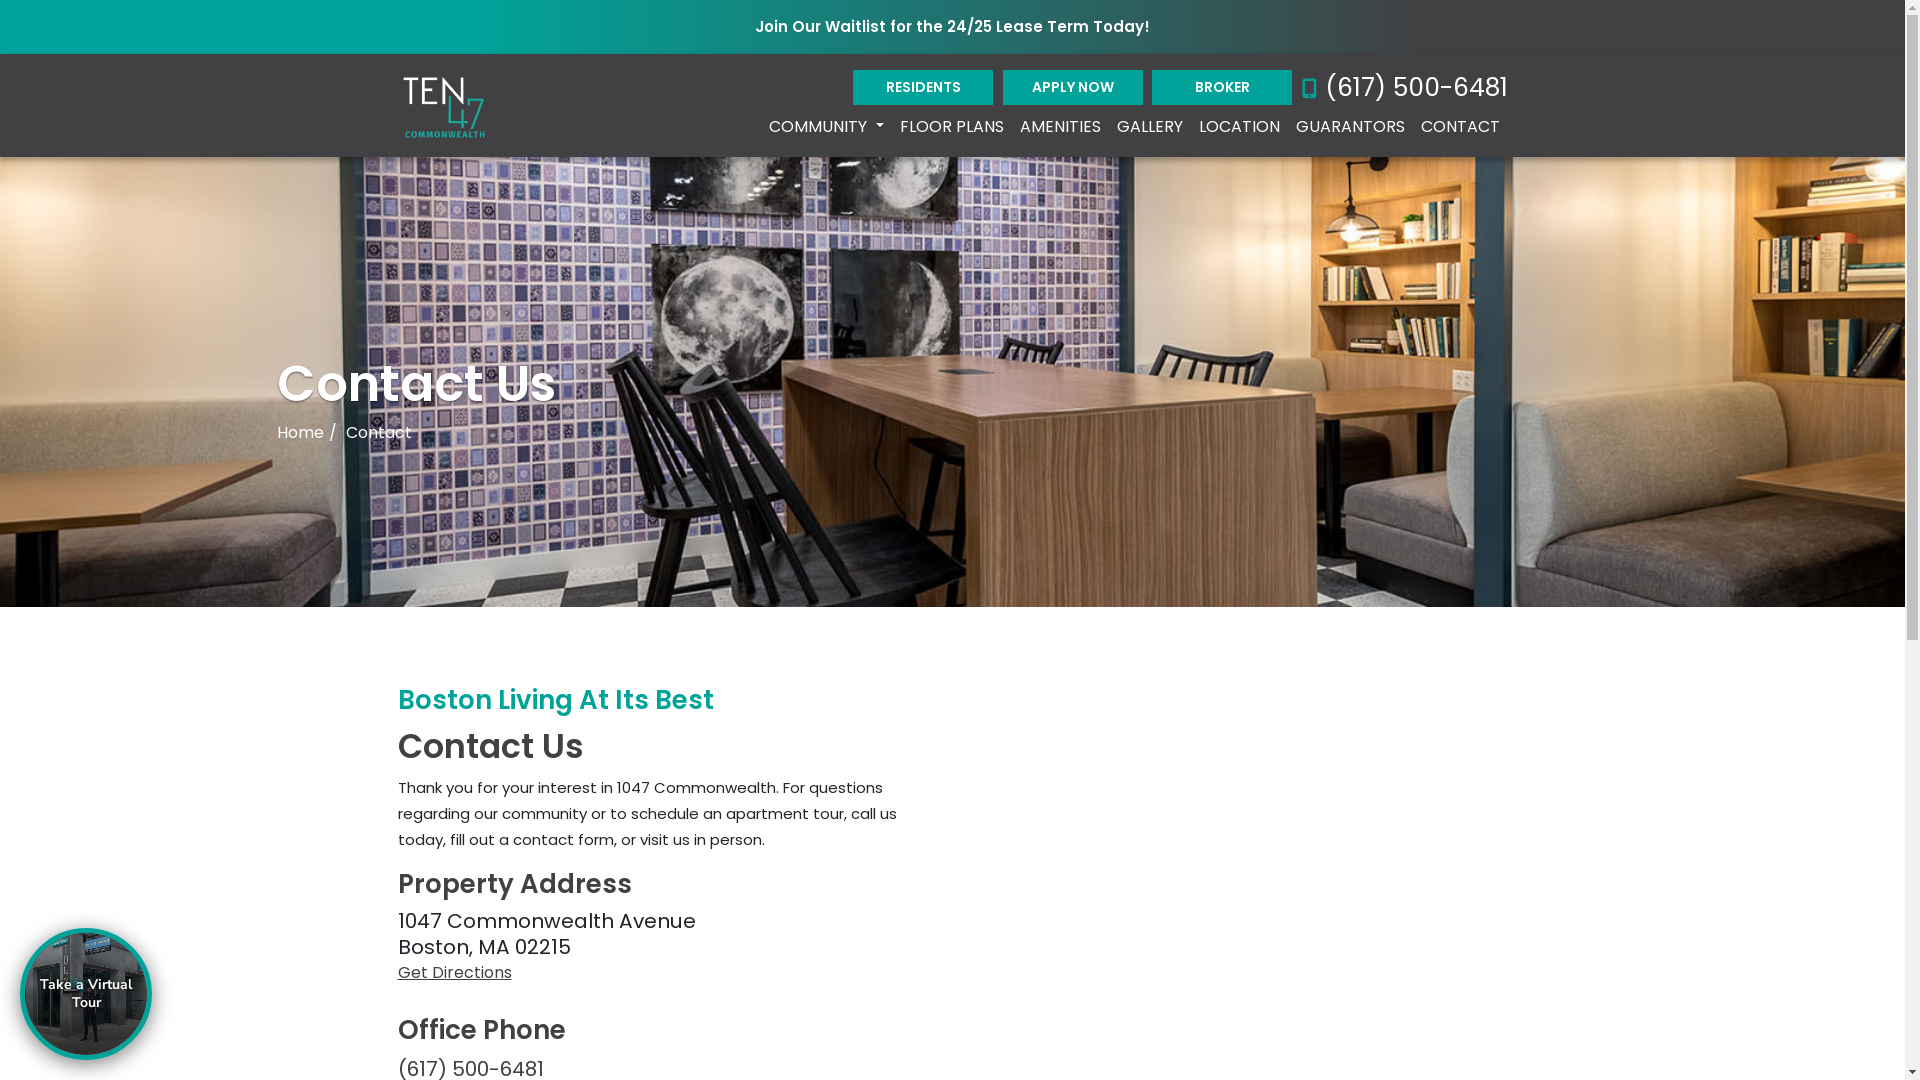 The image size is (1920, 1080). I want to click on 'GALLERY', so click(1148, 126).